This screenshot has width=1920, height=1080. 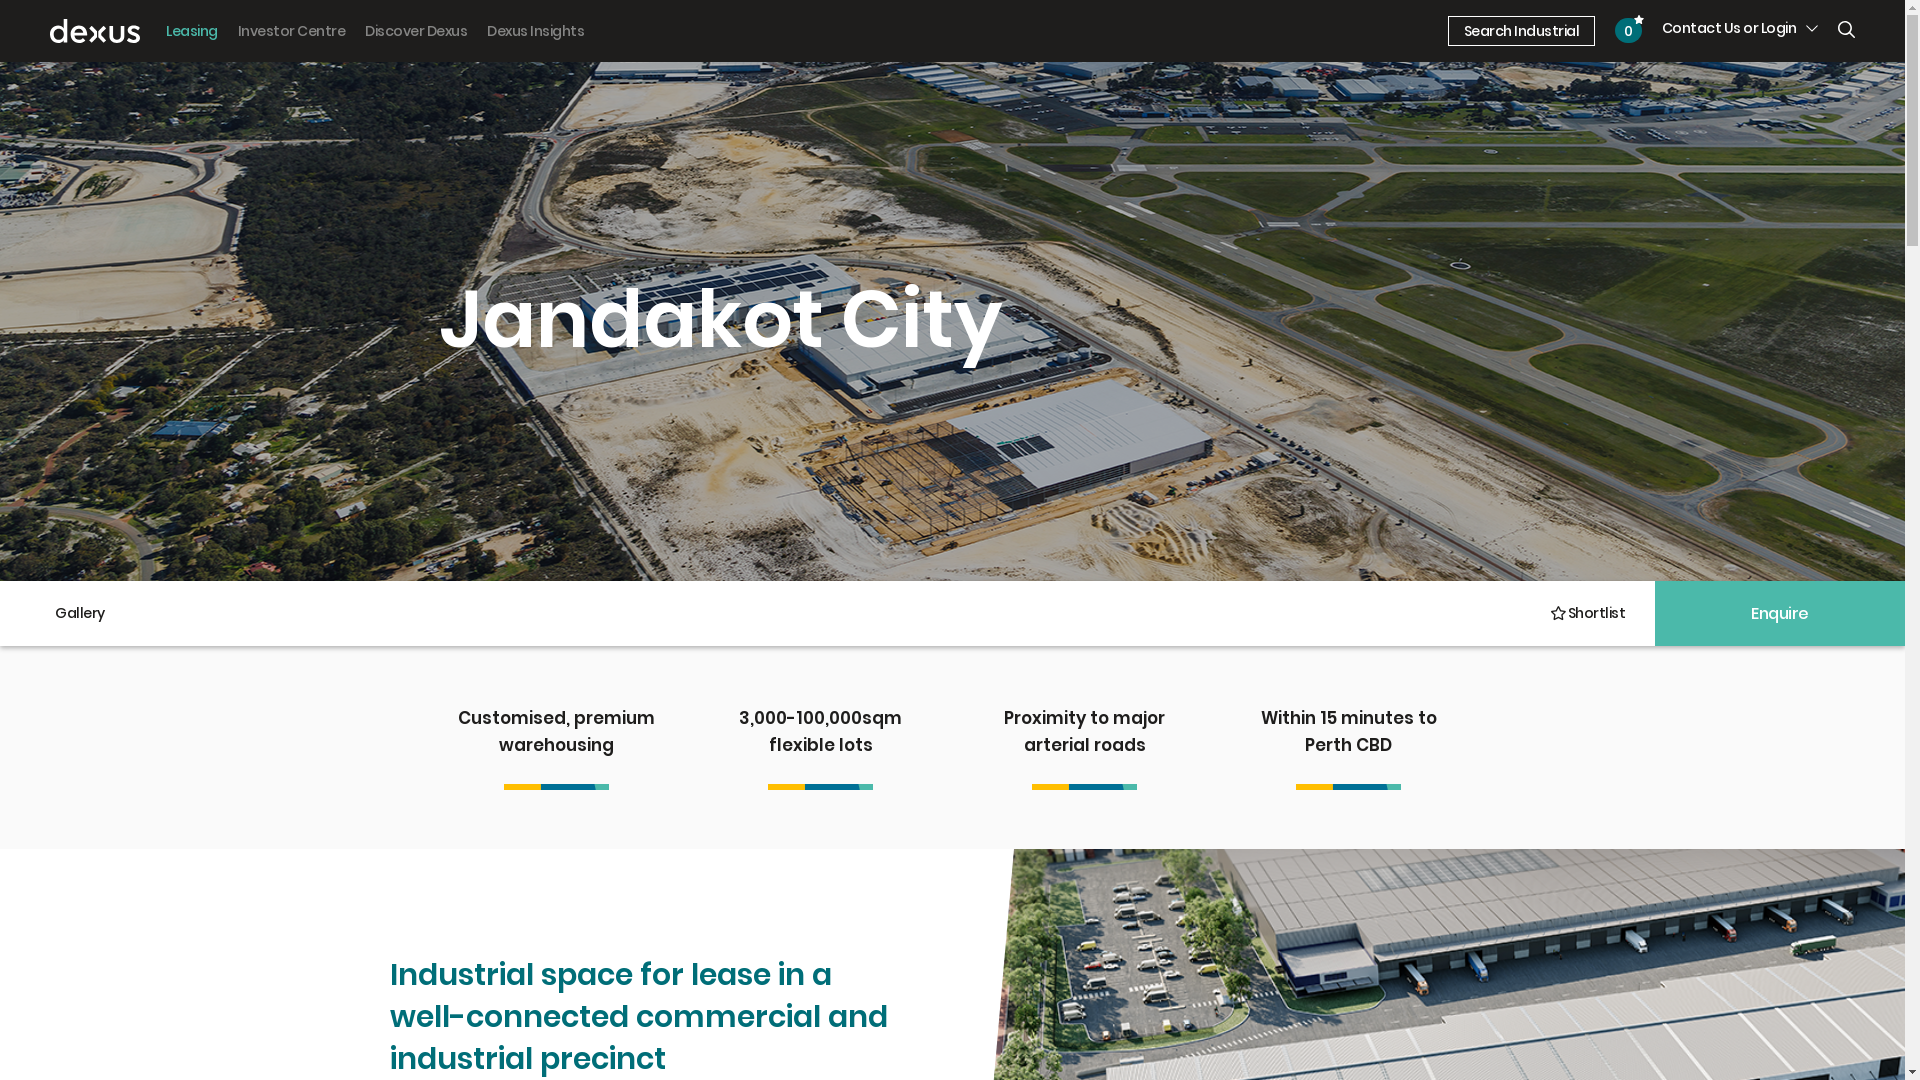 What do you see at coordinates (192, 31) in the screenshot?
I see `'Leasing'` at bounding box center [192, 31].